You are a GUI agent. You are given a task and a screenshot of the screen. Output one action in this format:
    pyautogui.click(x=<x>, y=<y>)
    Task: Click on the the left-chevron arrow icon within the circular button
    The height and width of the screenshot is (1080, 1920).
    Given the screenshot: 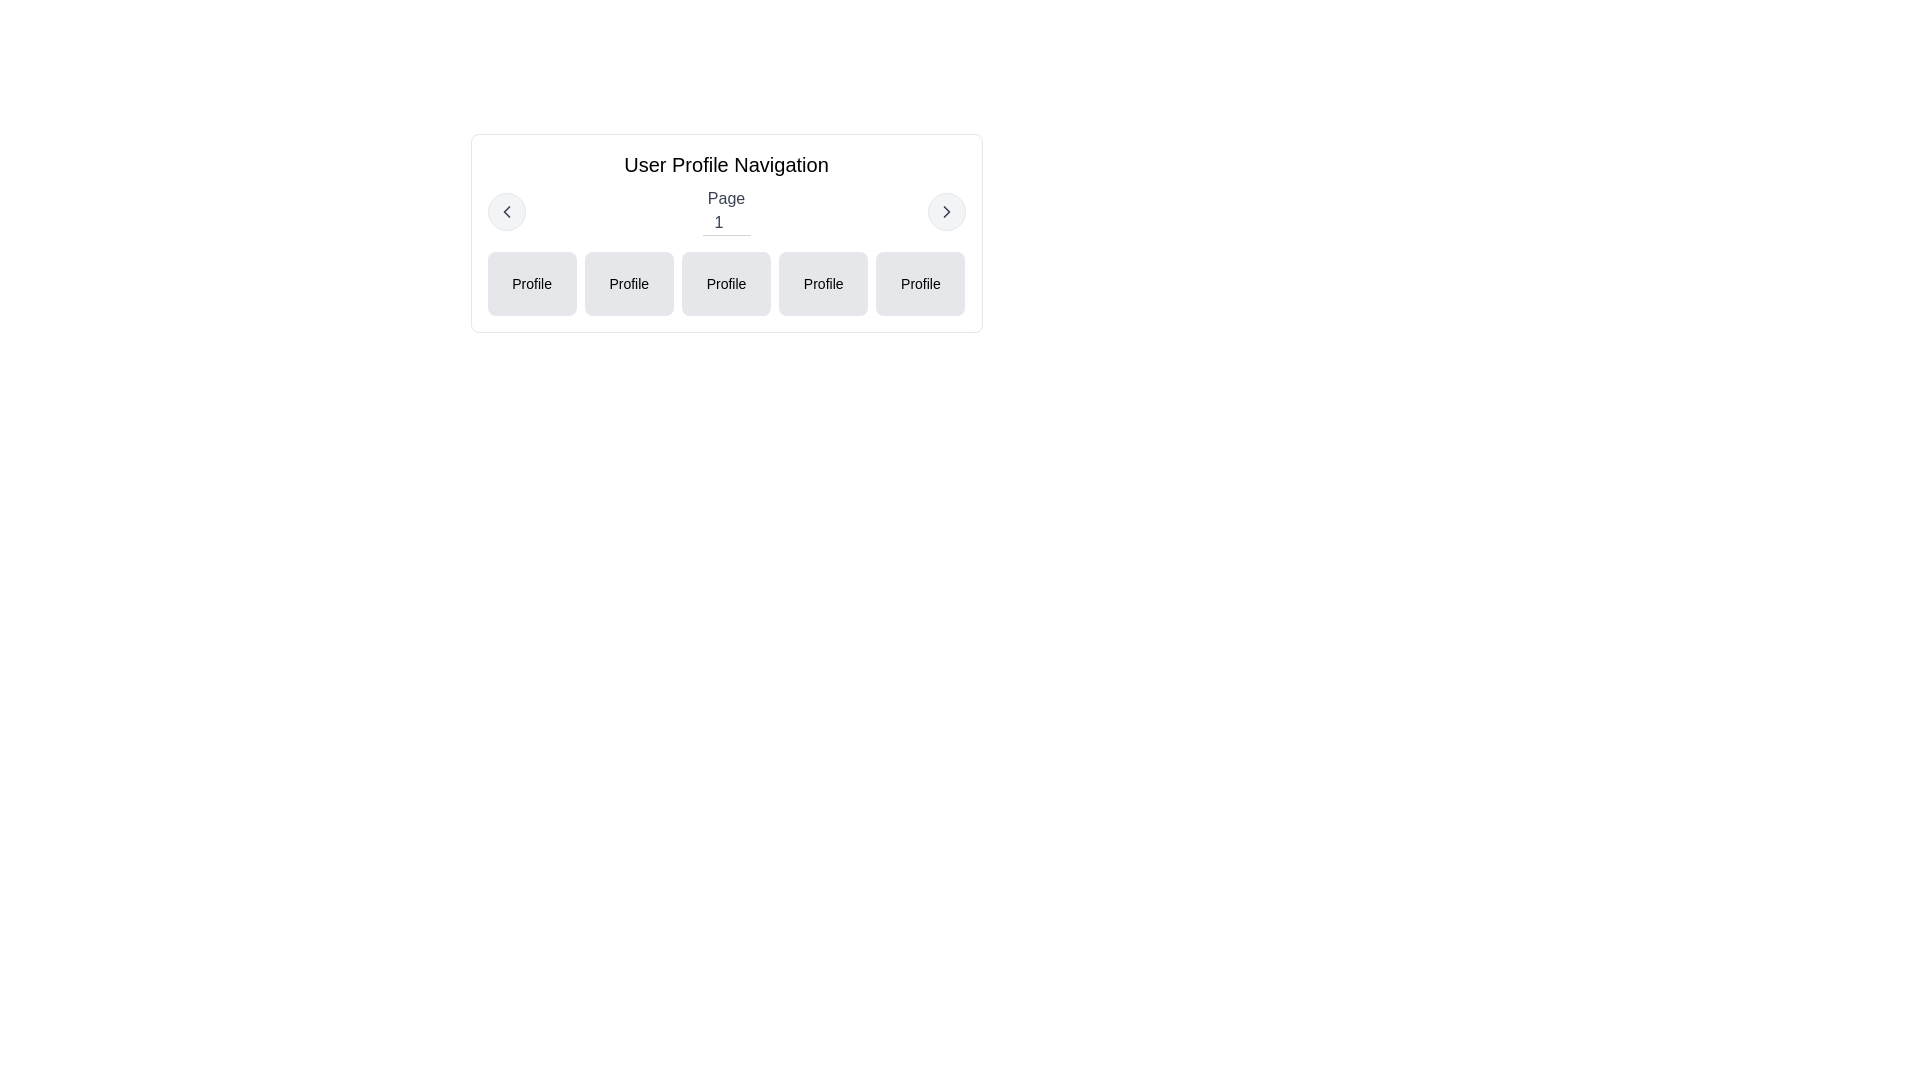 What is the action you would take?
    pyautogui.click(x=506, y=211)
    